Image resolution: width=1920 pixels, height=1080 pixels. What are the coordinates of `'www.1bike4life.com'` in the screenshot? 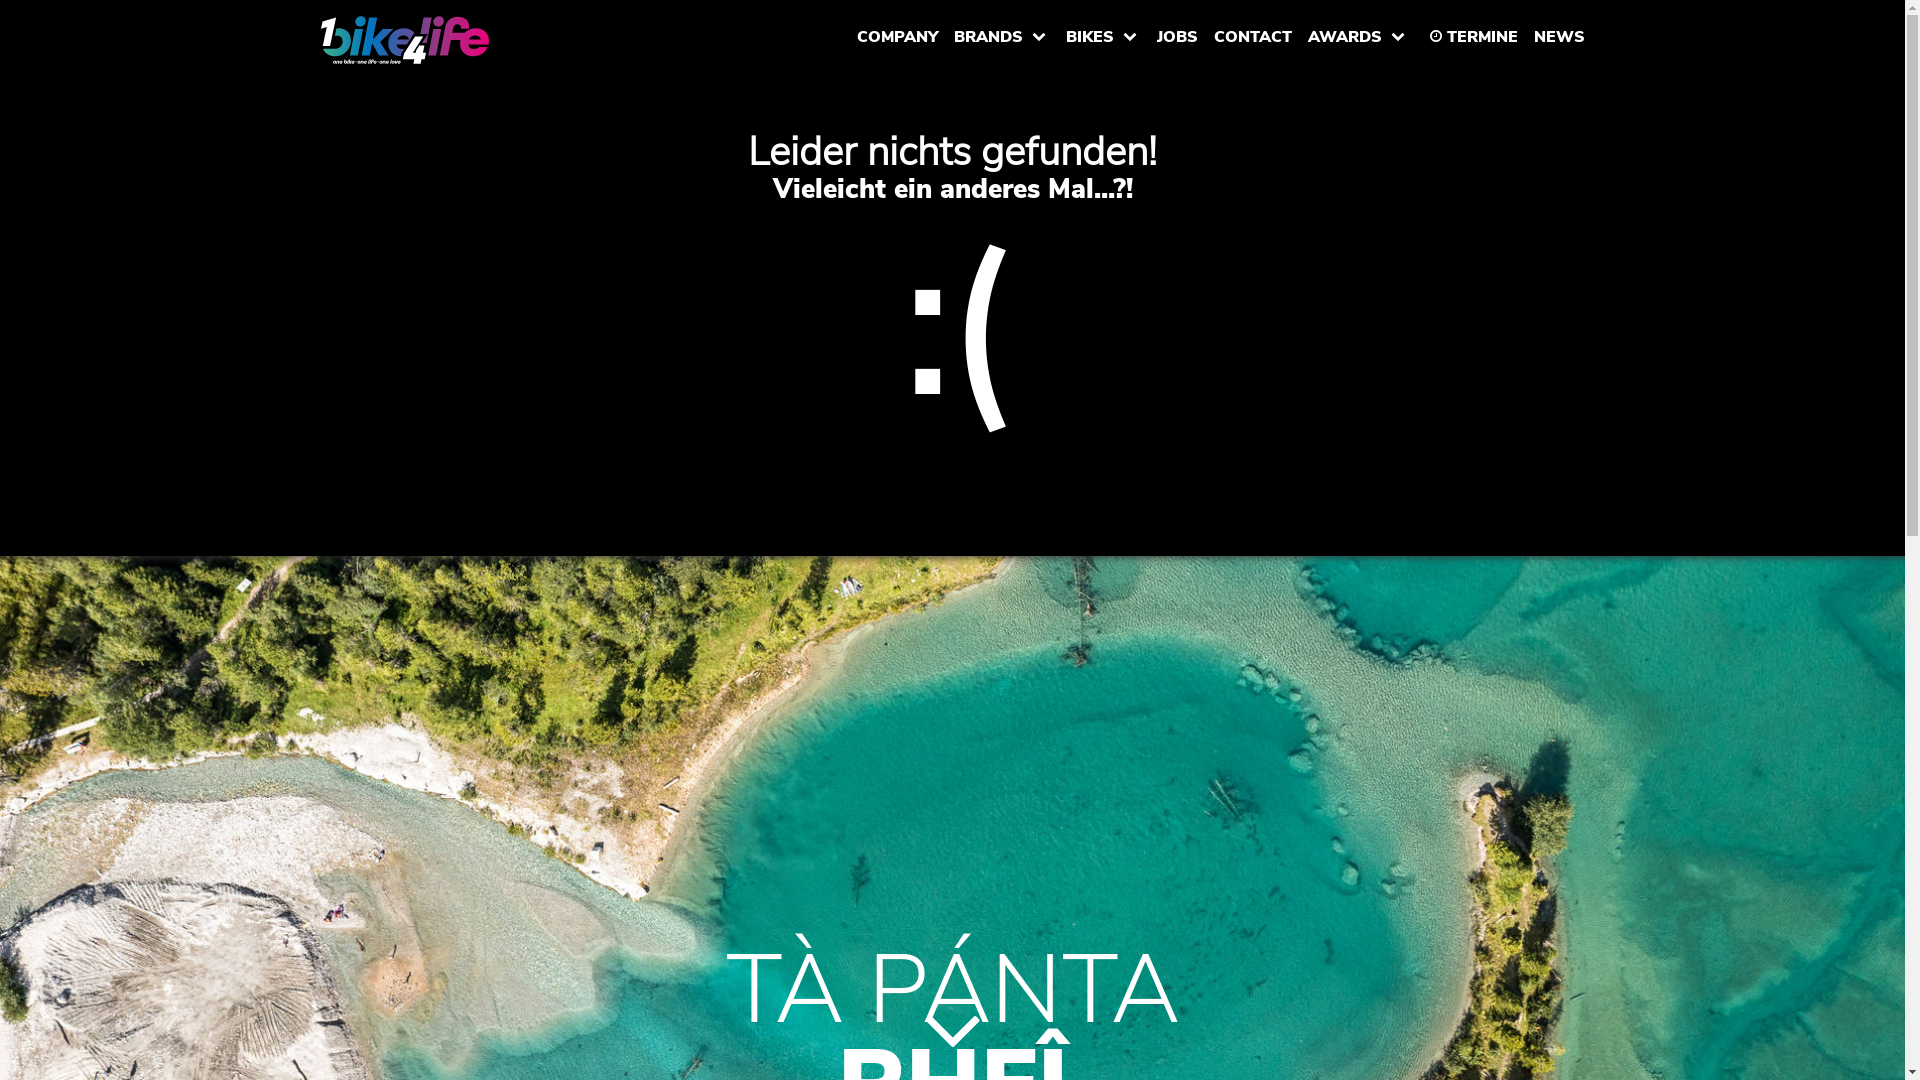 It's located at (402, 39).